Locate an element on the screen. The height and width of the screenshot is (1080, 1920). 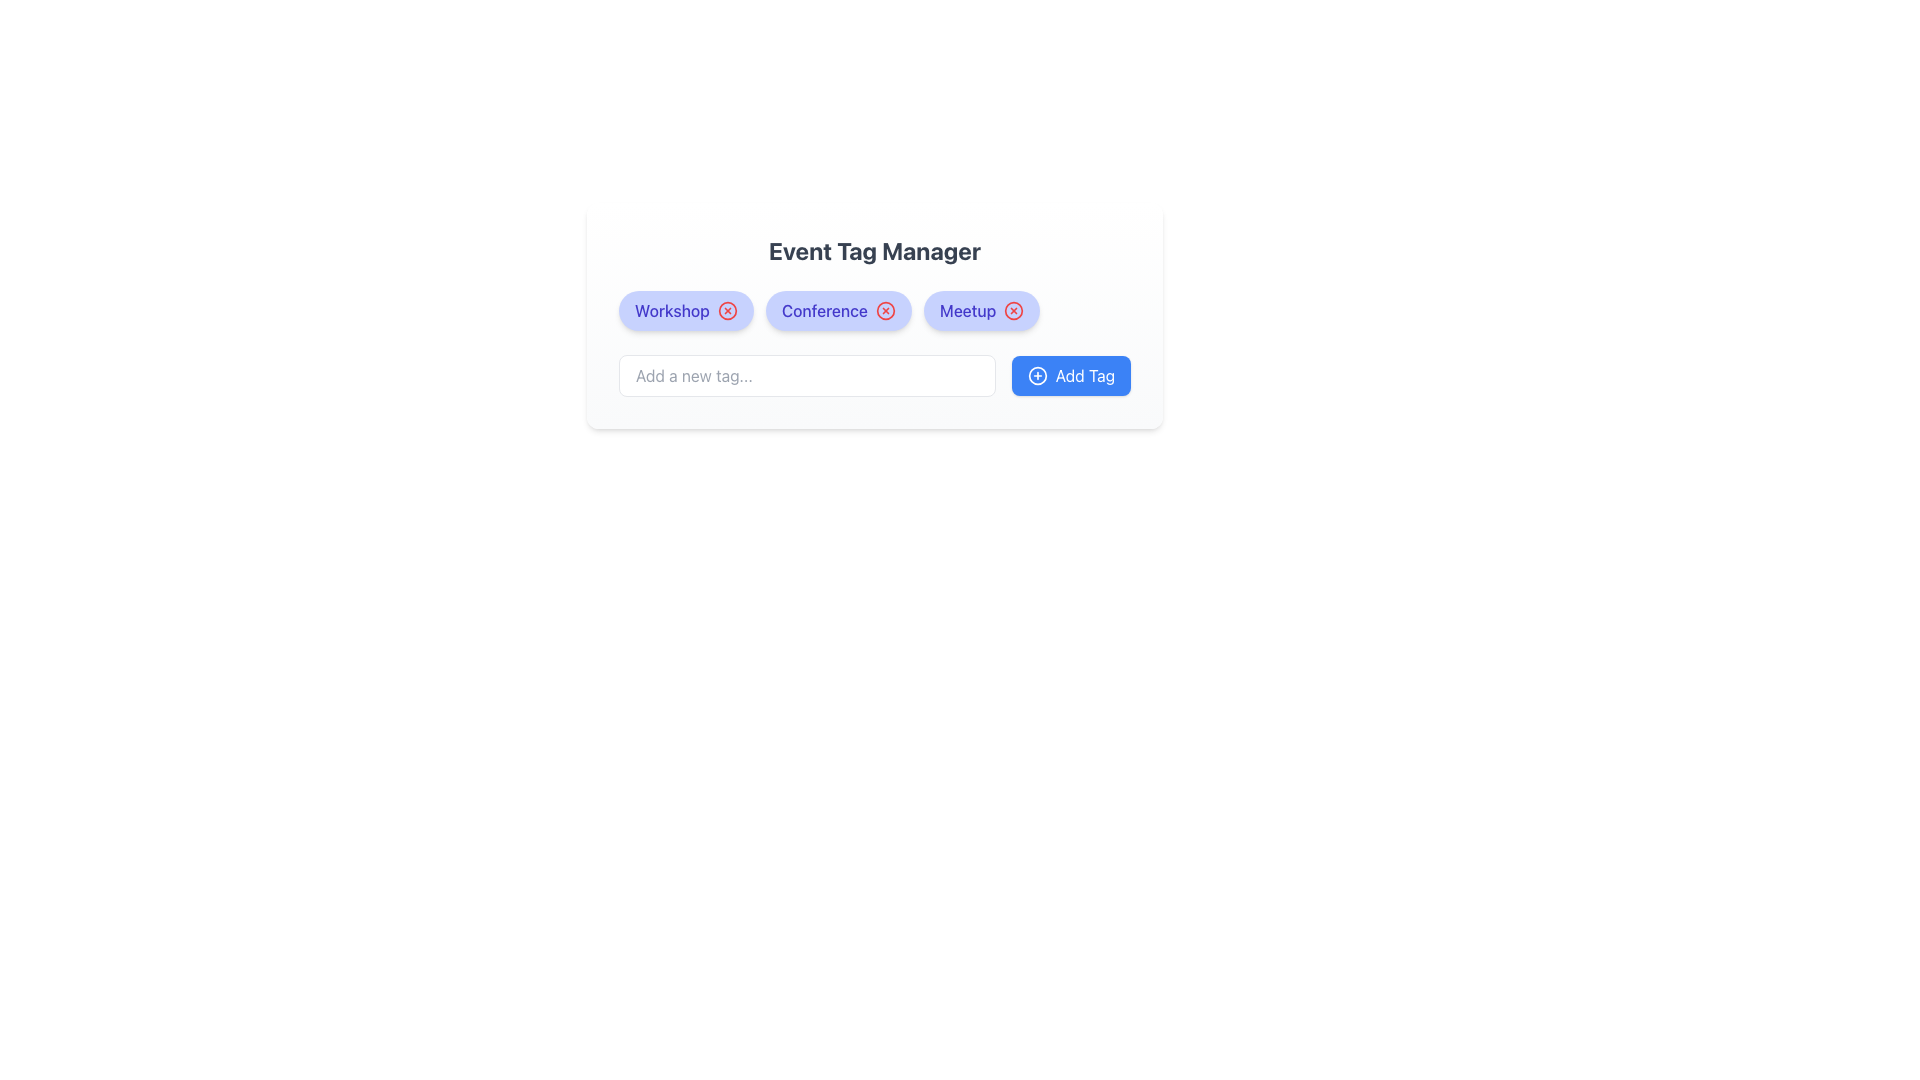
the circular icon button with a red border and 'X' symbol, located to the right of the 'Workshop' label within a rounded purple tag is located at coordinates (726, 311).